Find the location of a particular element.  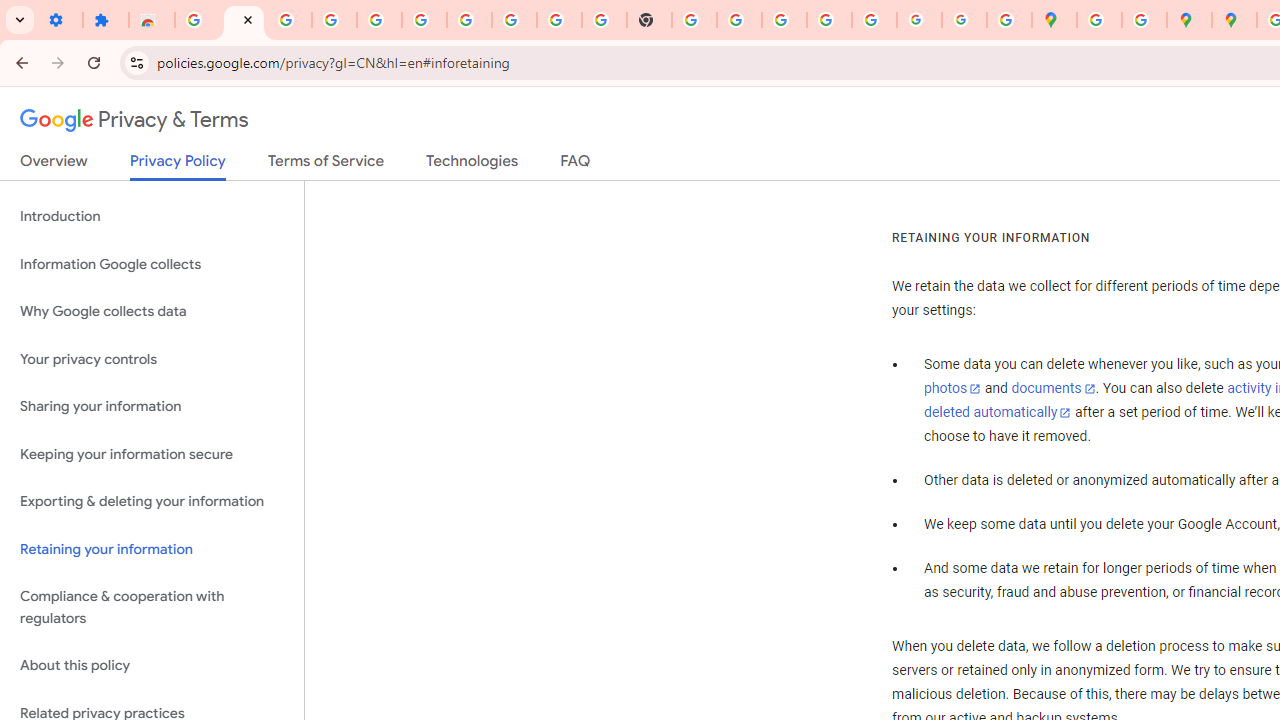

'Sharing your information' is located at coordinates (151, 406).